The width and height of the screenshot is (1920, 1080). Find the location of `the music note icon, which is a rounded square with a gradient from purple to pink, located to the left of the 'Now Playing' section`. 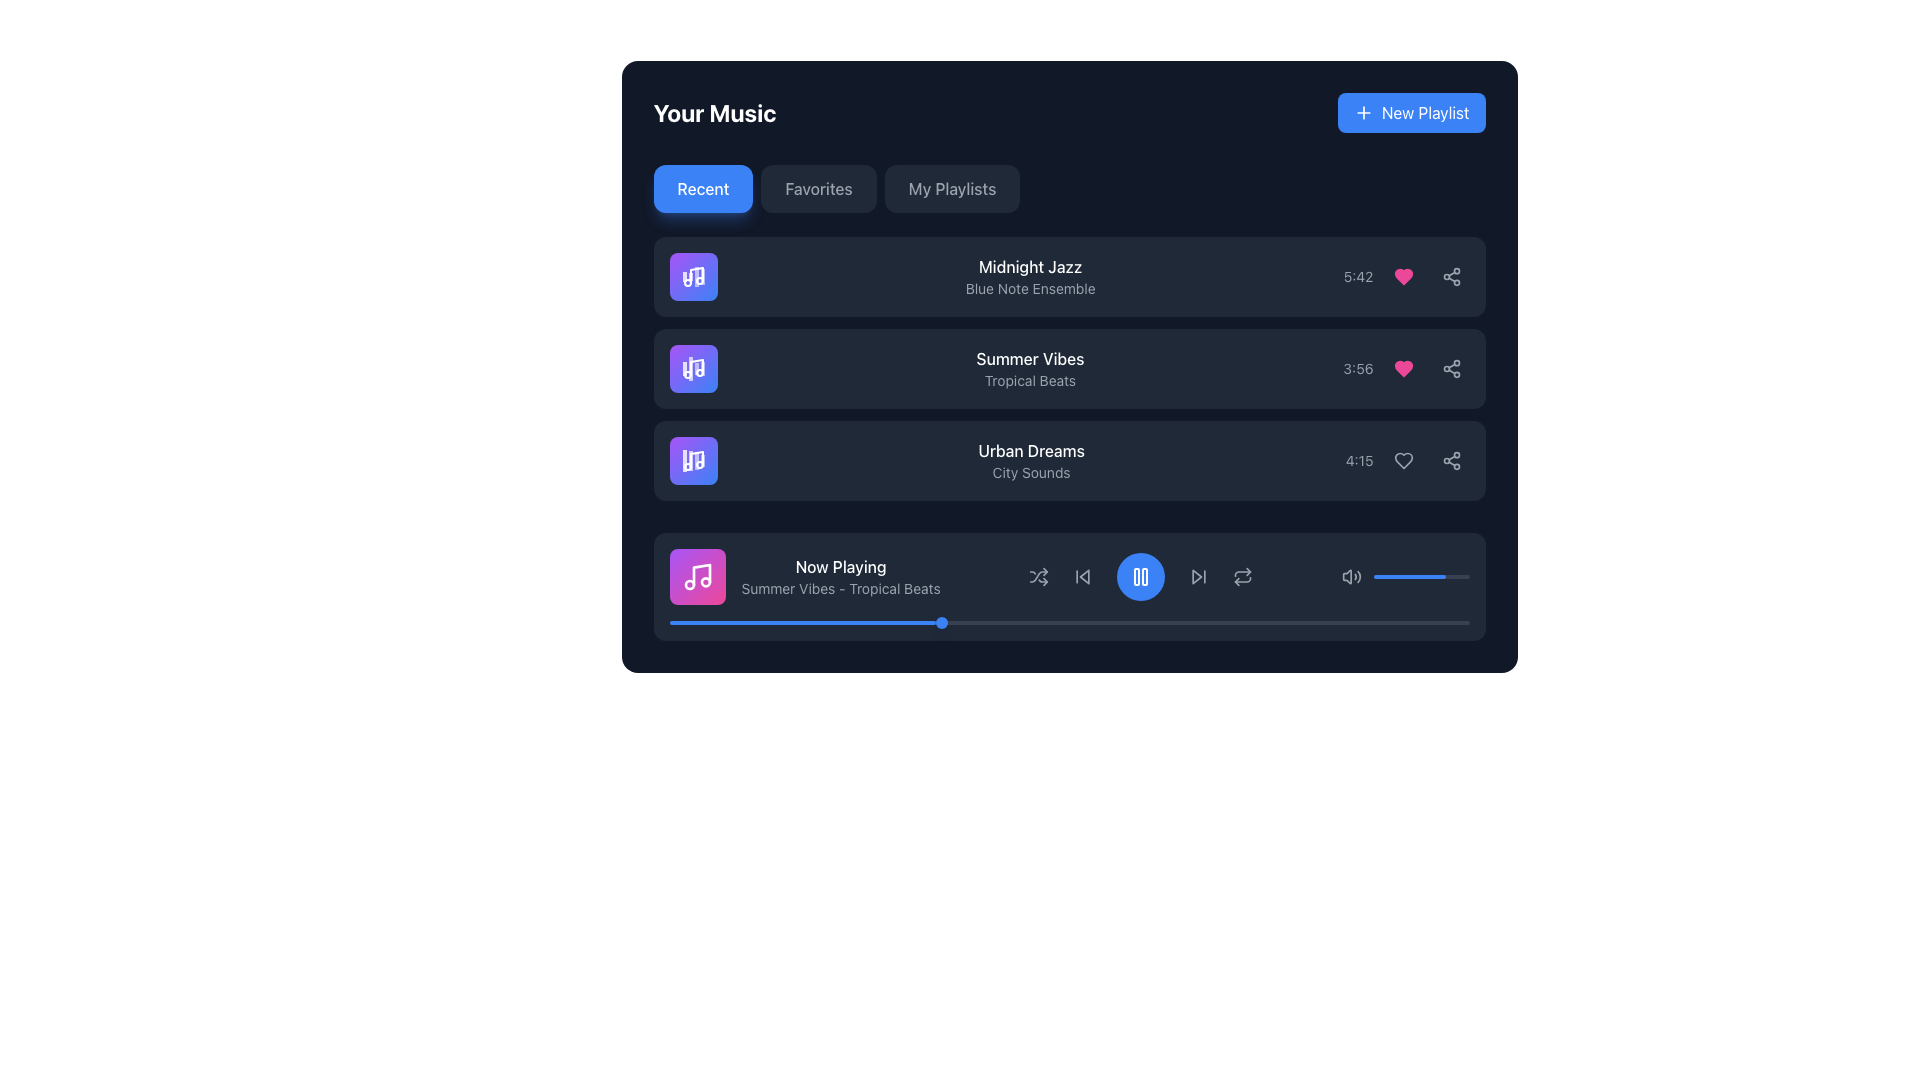

the music note icon, which is a rounded square with a gradient from purple to pink, located to the left of the 'Now Playing' section is located at coordinates (697, 577).